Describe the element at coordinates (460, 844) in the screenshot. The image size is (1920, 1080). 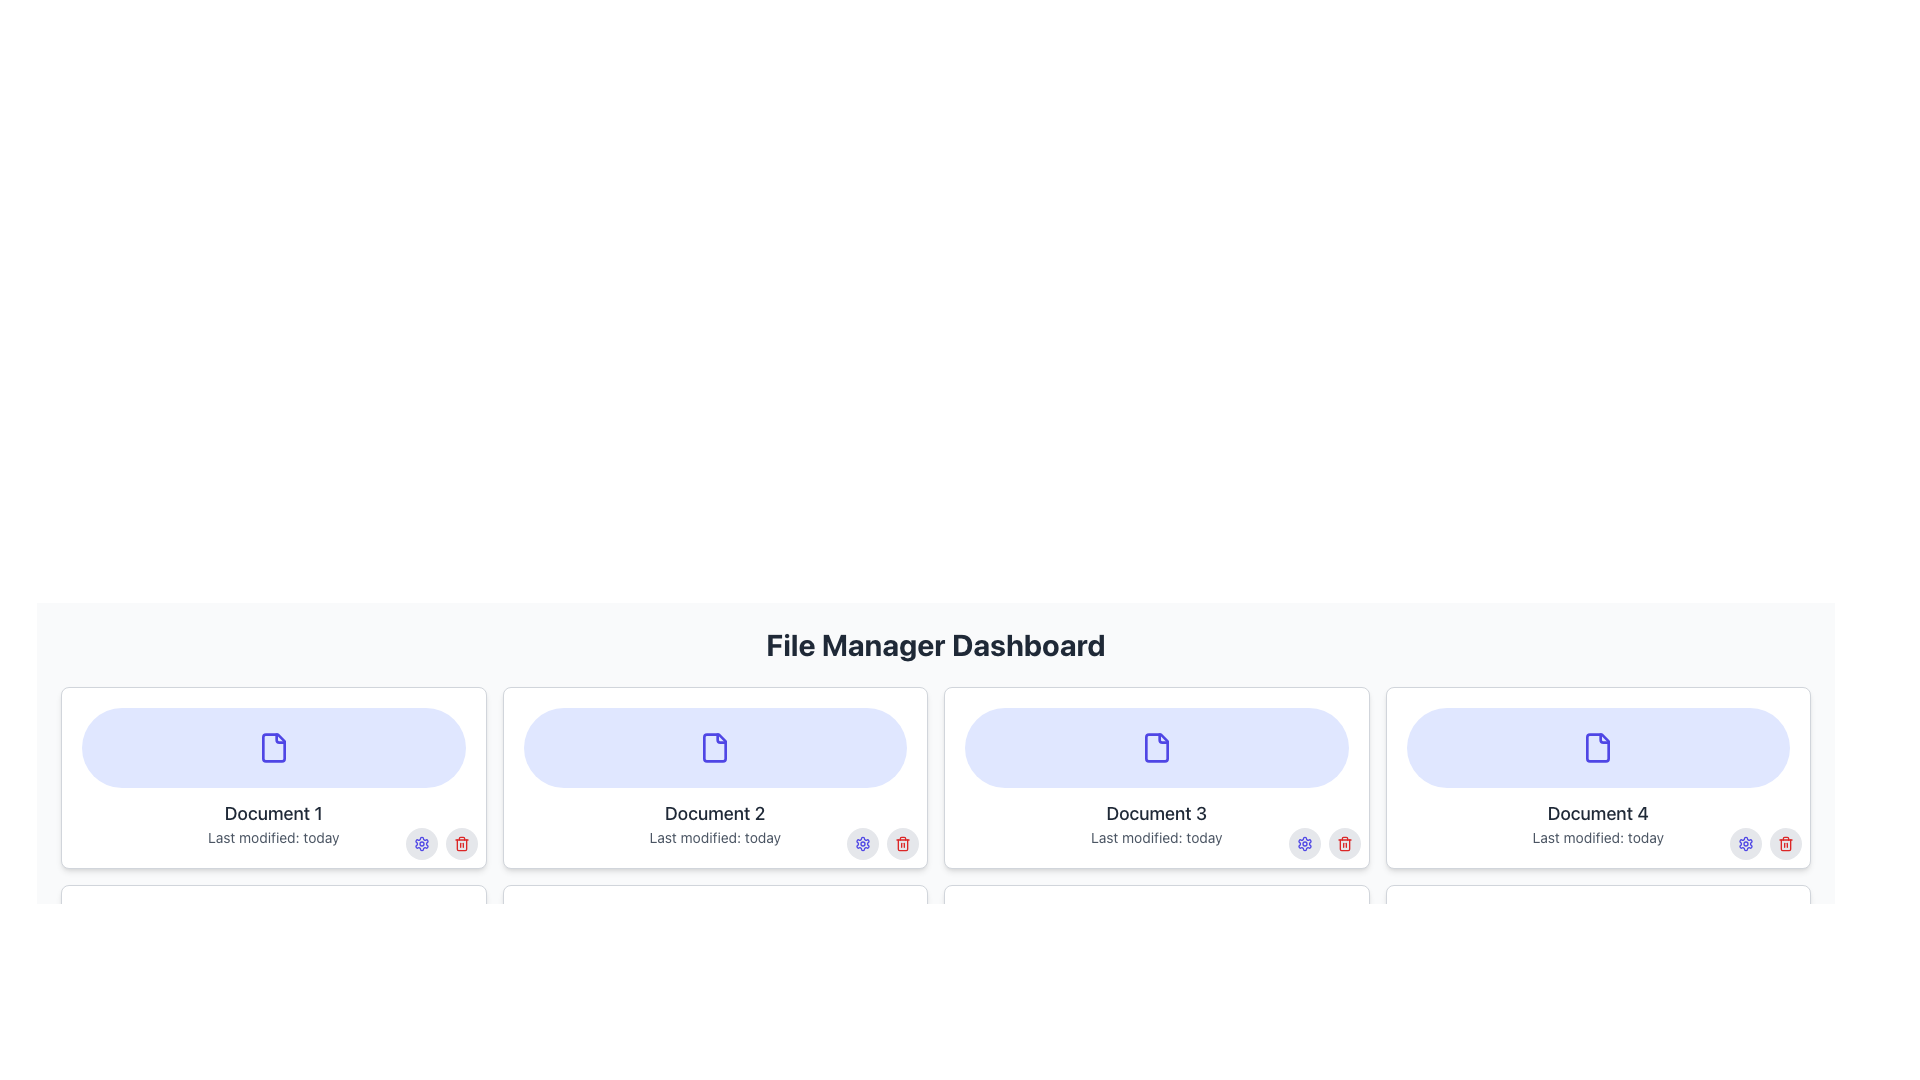
I see `the delete Icon Button located in the lower right corner of the card labeled 'Document 1'` at that location.